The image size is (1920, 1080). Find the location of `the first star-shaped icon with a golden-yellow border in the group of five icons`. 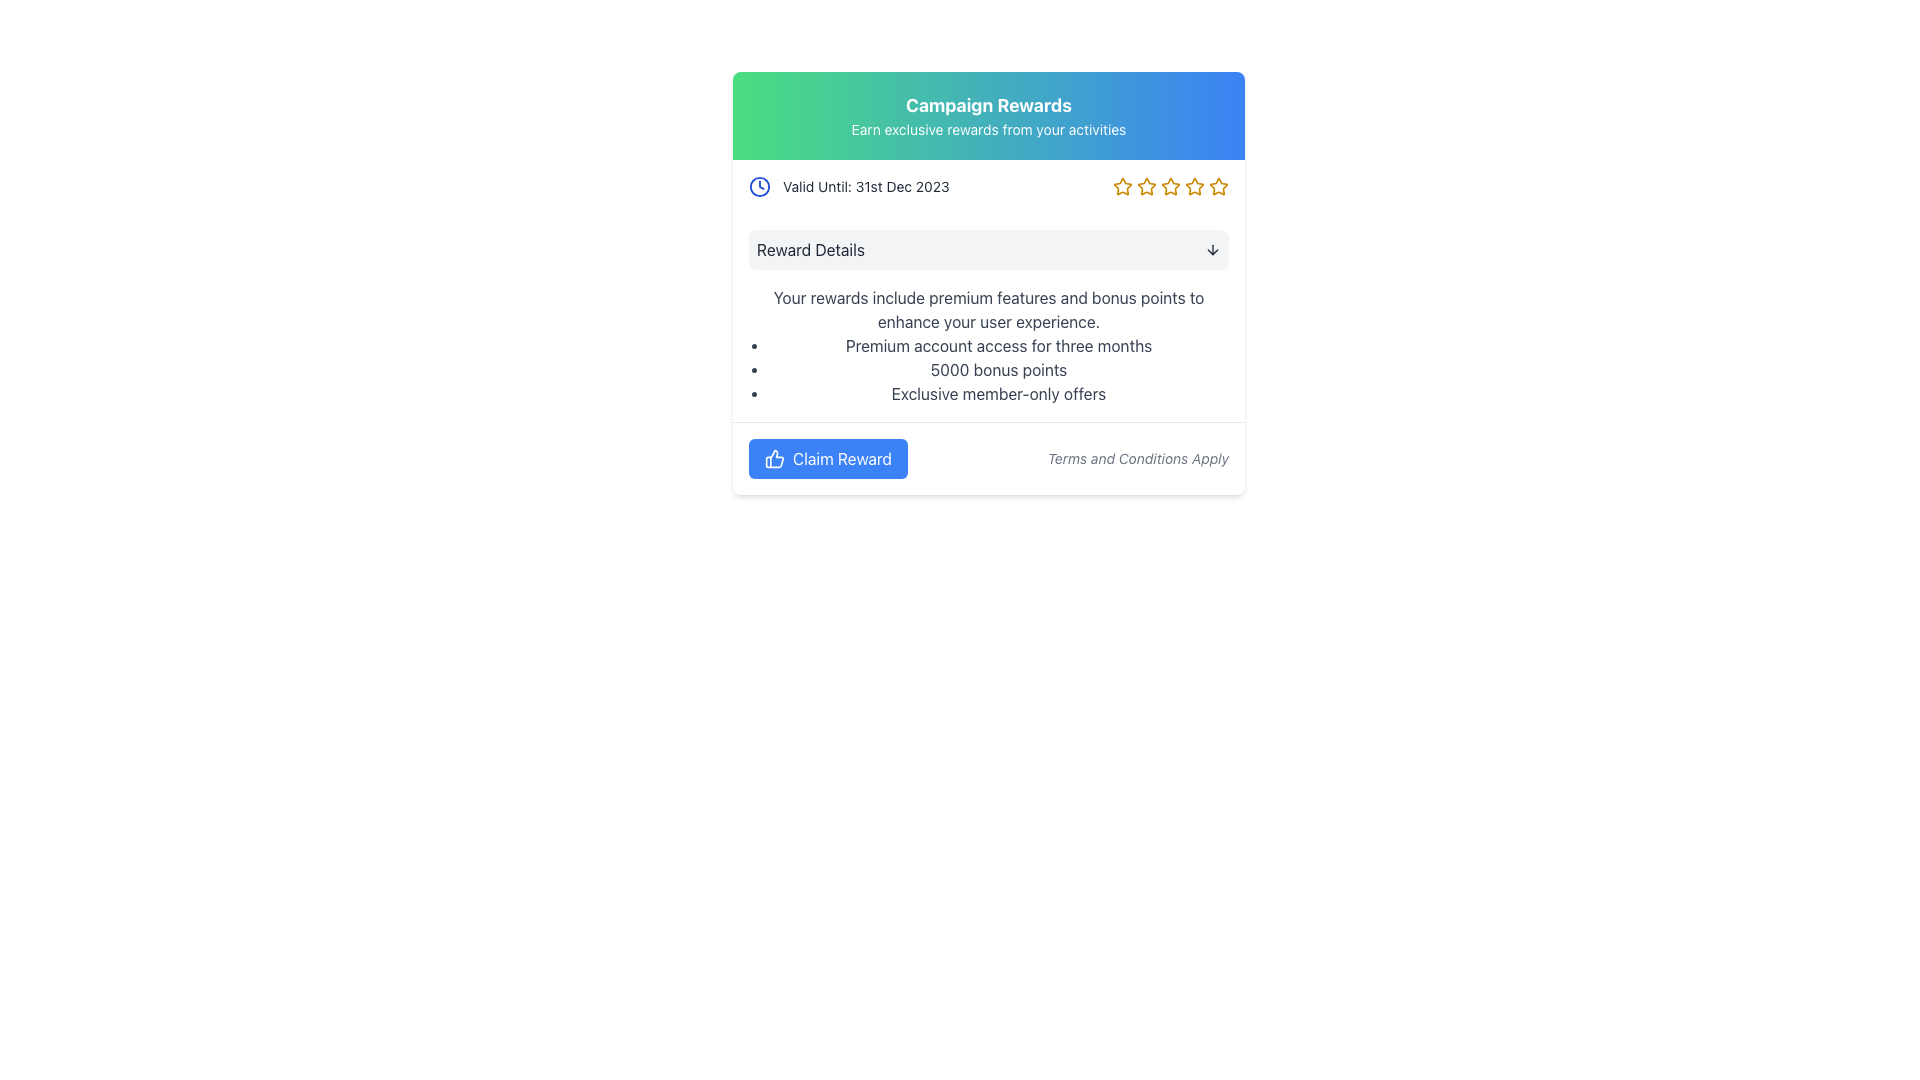

the first star-shaped icon with a golden-yellow border in the group of five icons is located at coordinates (1123, 186).